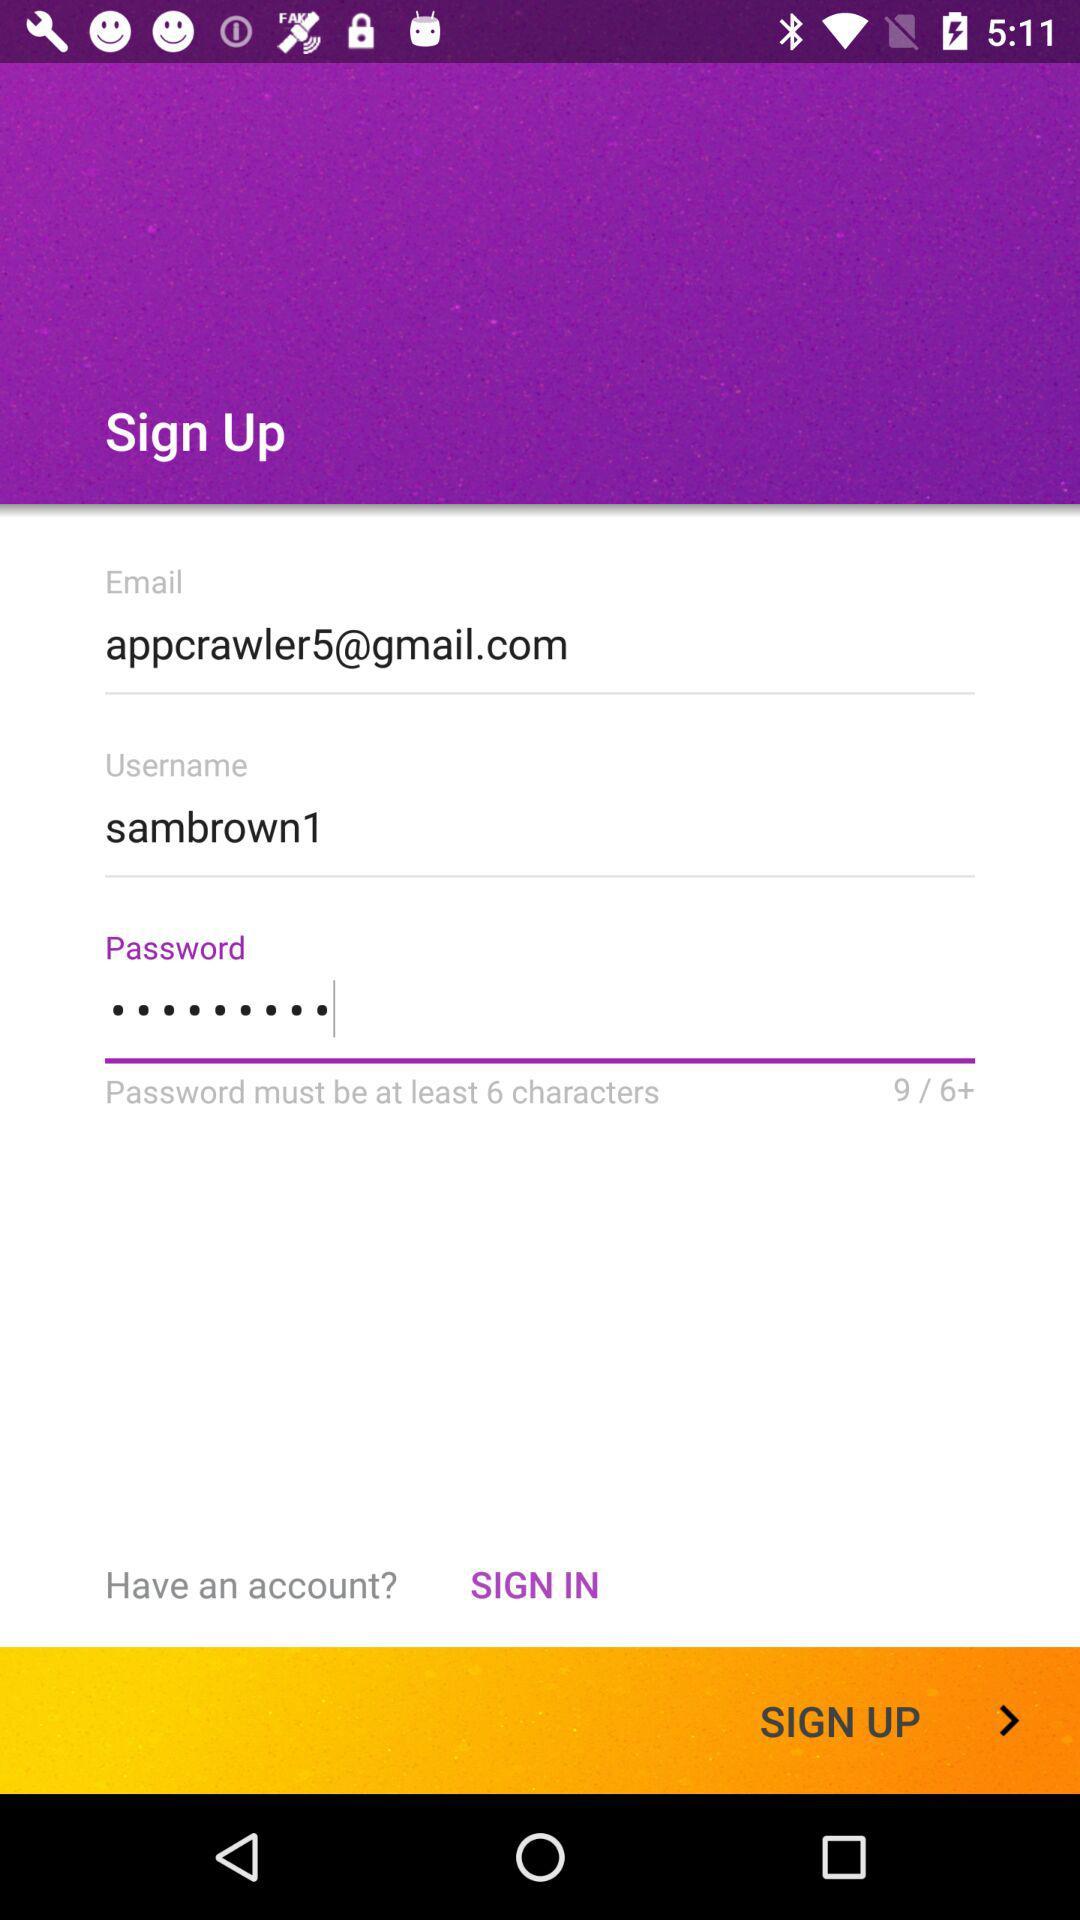  I want to click on the item to the left of sign up item, so click(533, 1583).